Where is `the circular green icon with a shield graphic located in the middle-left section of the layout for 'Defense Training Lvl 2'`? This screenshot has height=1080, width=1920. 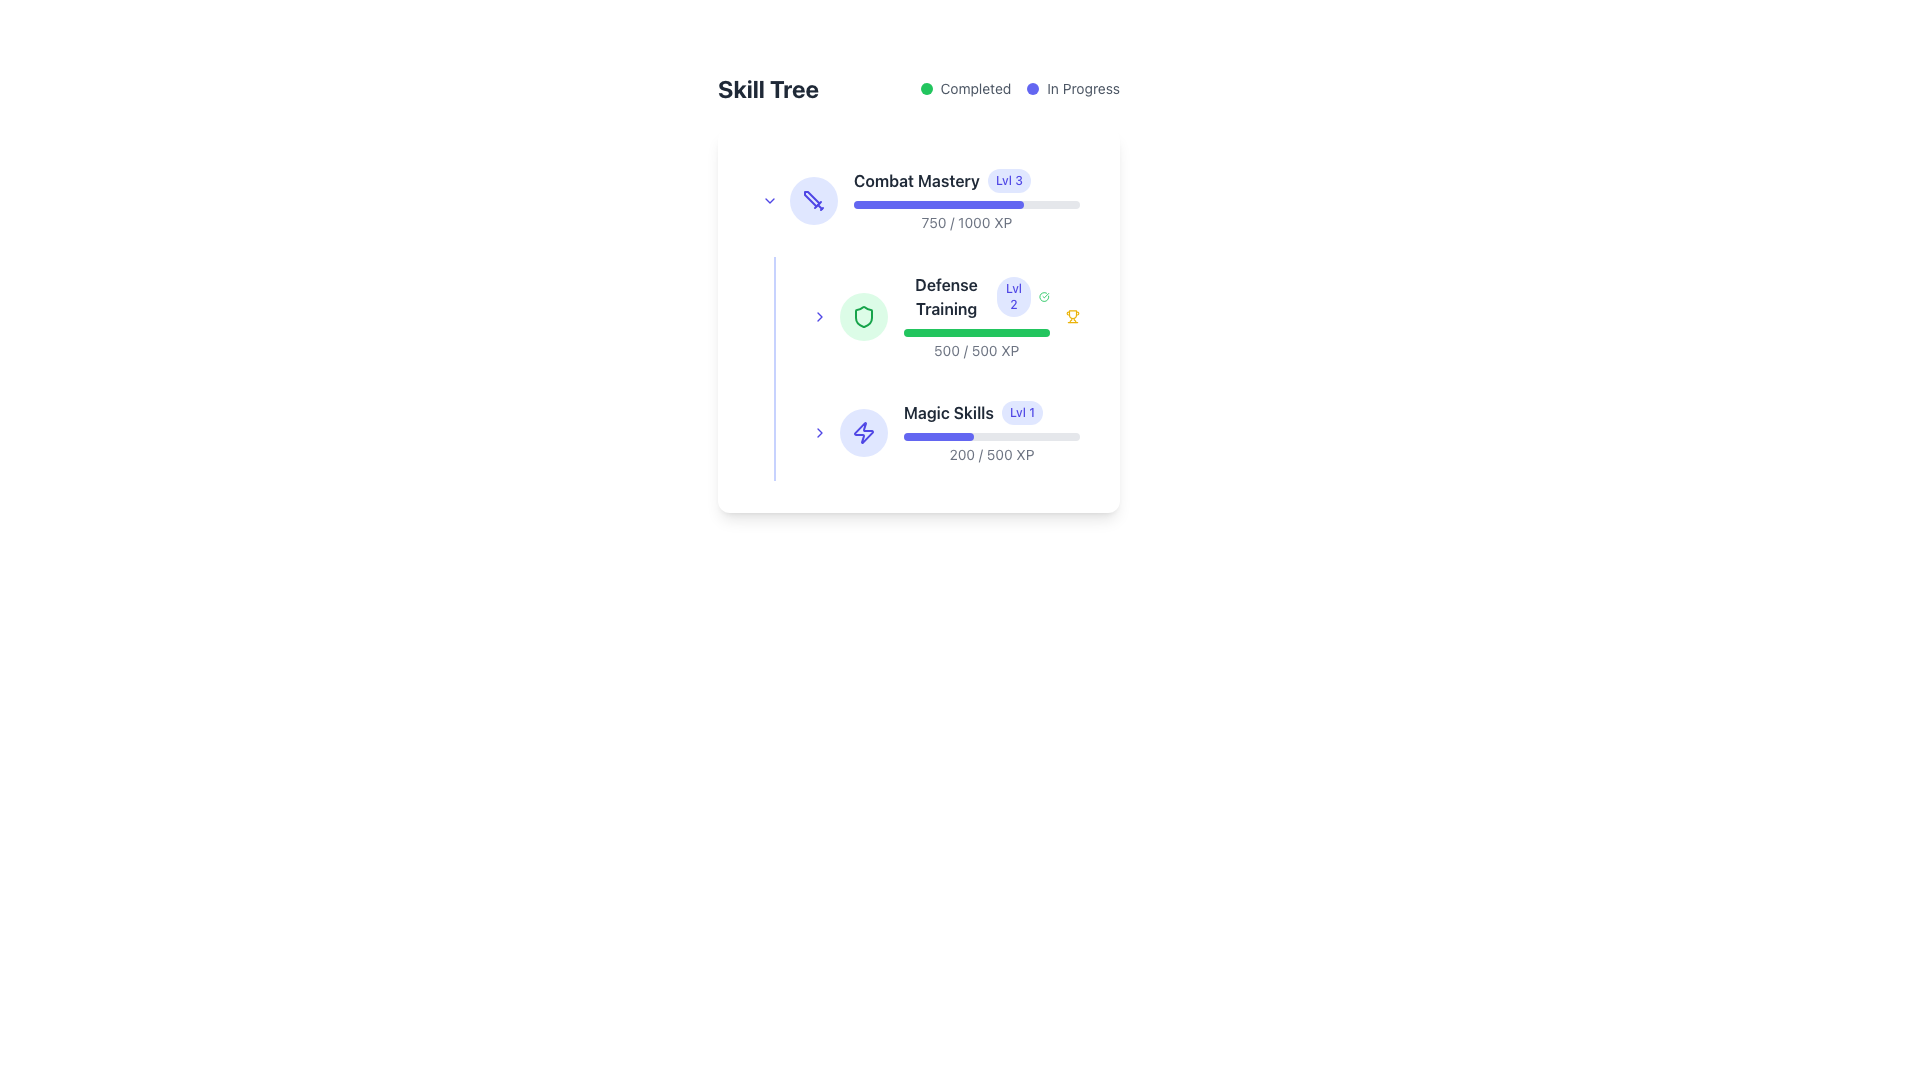 the circular green icon with a shield graphic located in the middle-left section of the layout for 'Defense Training Lvl 2' is located at coordinates (864, 315).